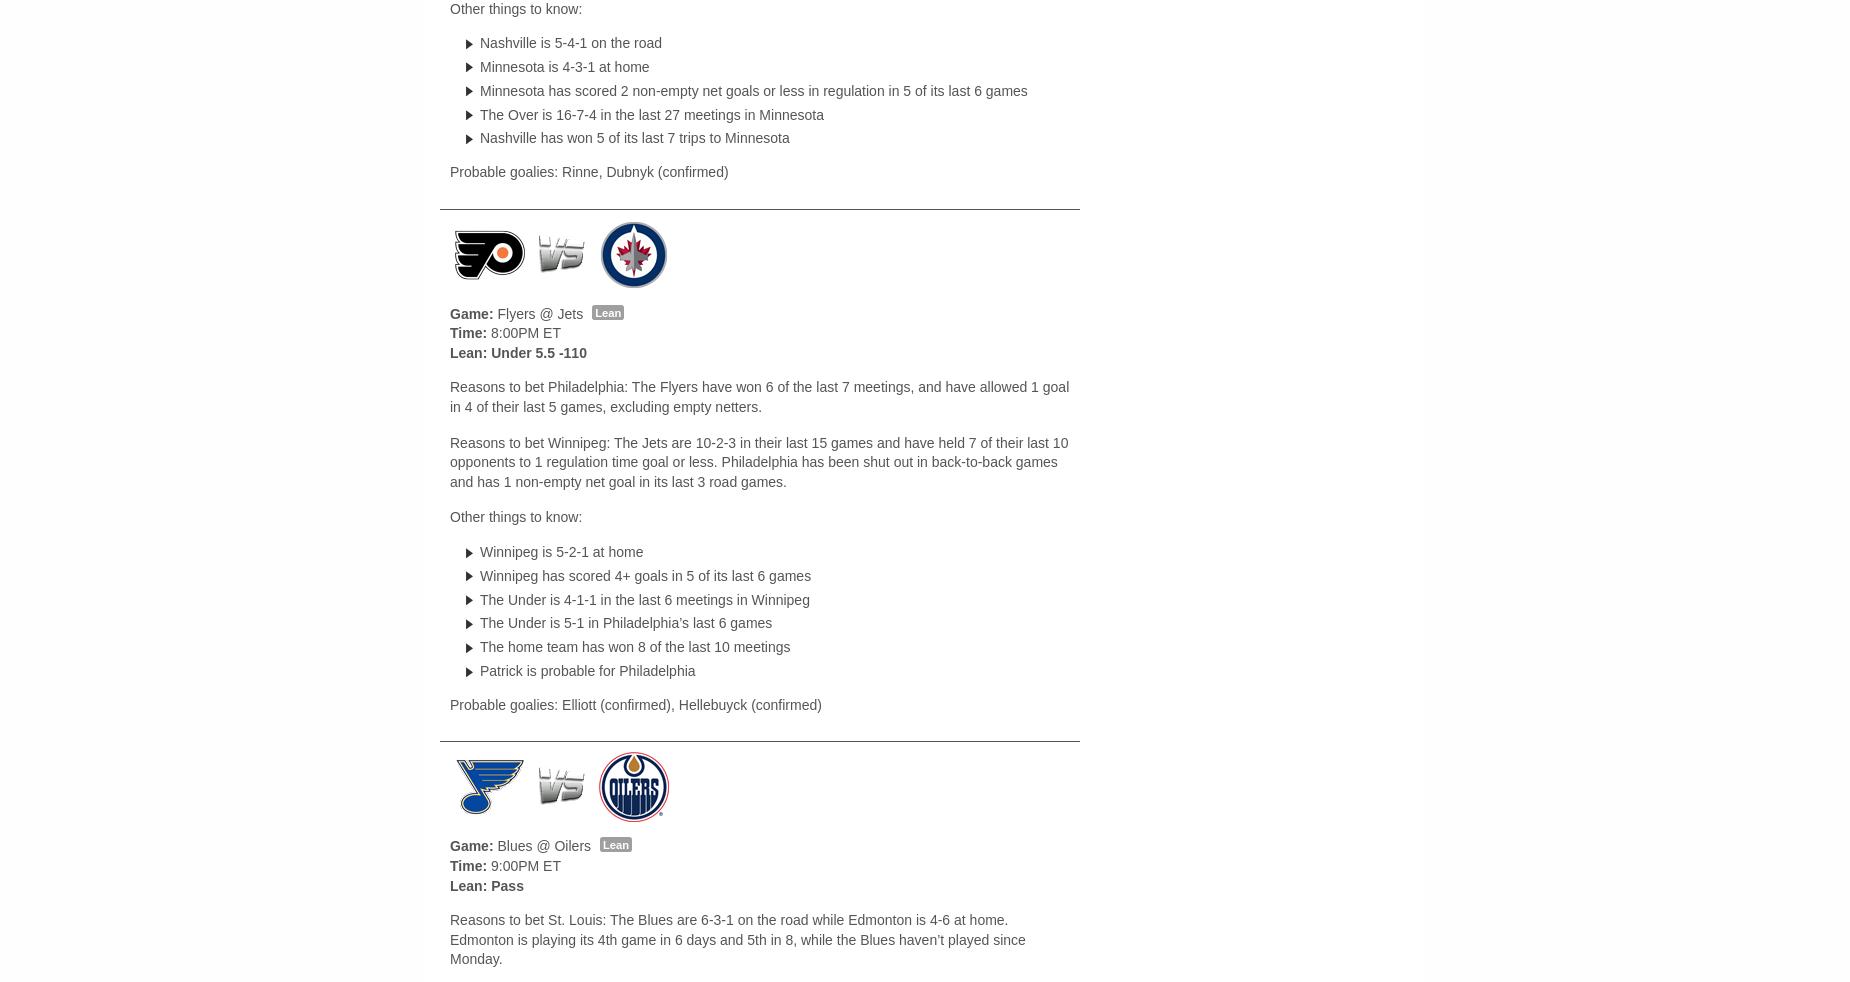 This screenshot has width=1850, height=982. Describe the element at coordinates (759, 397) in the screenshot. I see `'Reasons to bet Philadelphia: The Flyers have won 6 of the last 7 meetings, and have allowed 1 goal in 4 of their last 5 games, excluding empty netters.'` at that location.